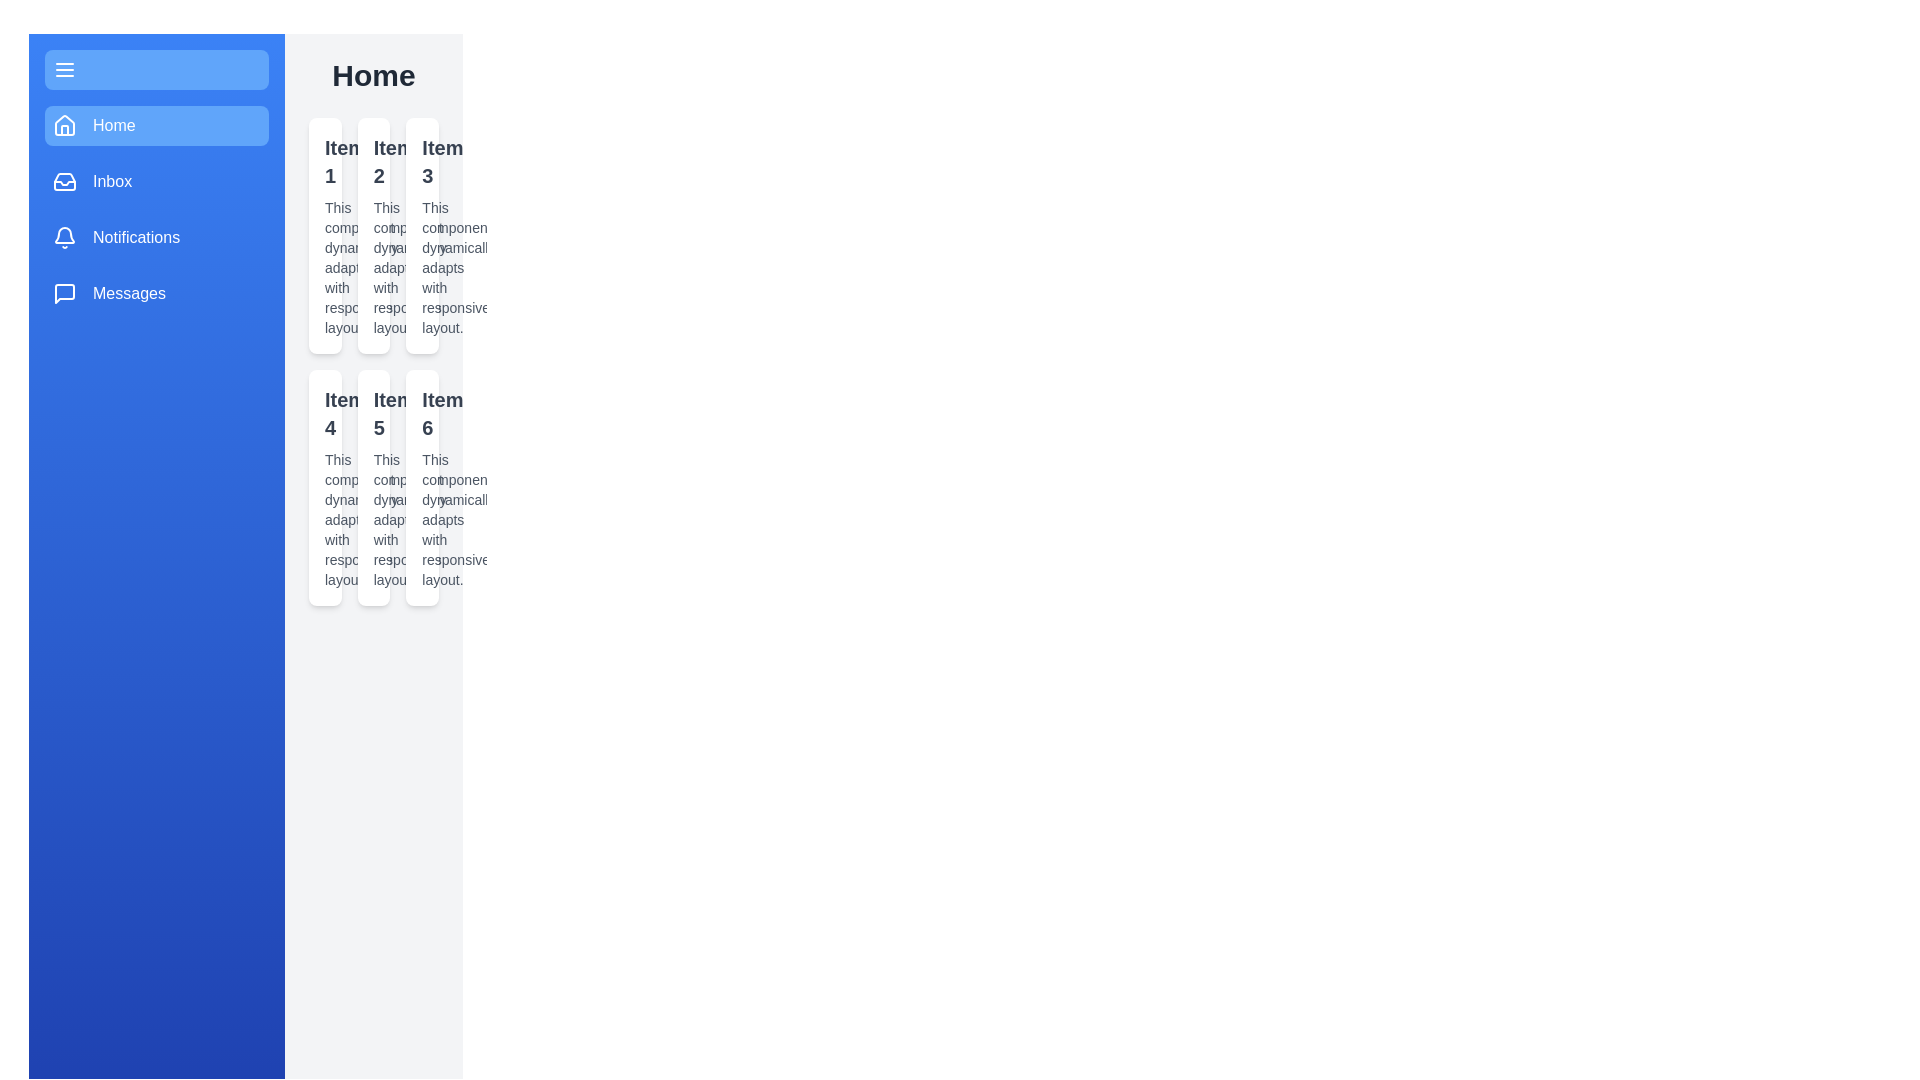 The image size is (1920, 1080). I want to click on the title of the Card element that contains the text 'Item 6', which is the third card in the second row of a grid layout, so click(421, 488).